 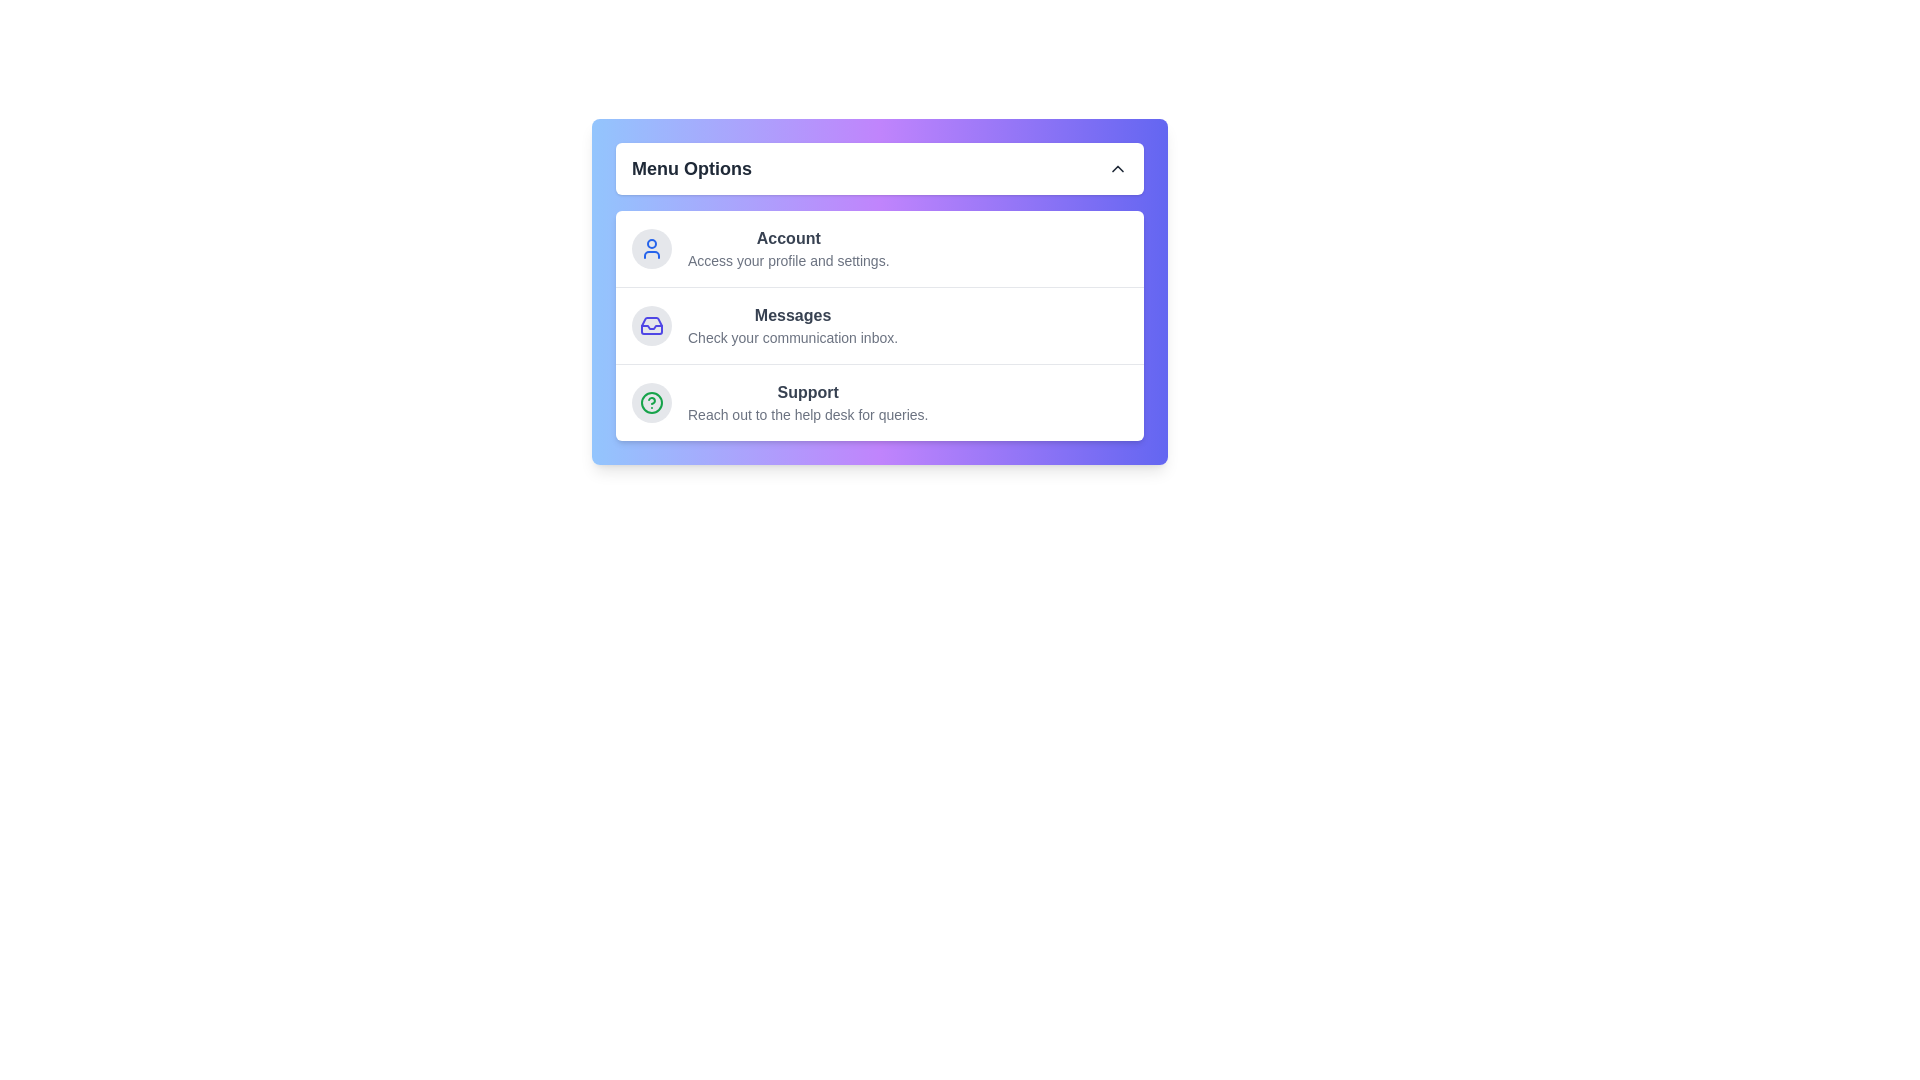 What do you see at coordinates (879, 168) in the screenshot?
I see `the toggle button to change the menu's state` at bounding box center [879, 168].